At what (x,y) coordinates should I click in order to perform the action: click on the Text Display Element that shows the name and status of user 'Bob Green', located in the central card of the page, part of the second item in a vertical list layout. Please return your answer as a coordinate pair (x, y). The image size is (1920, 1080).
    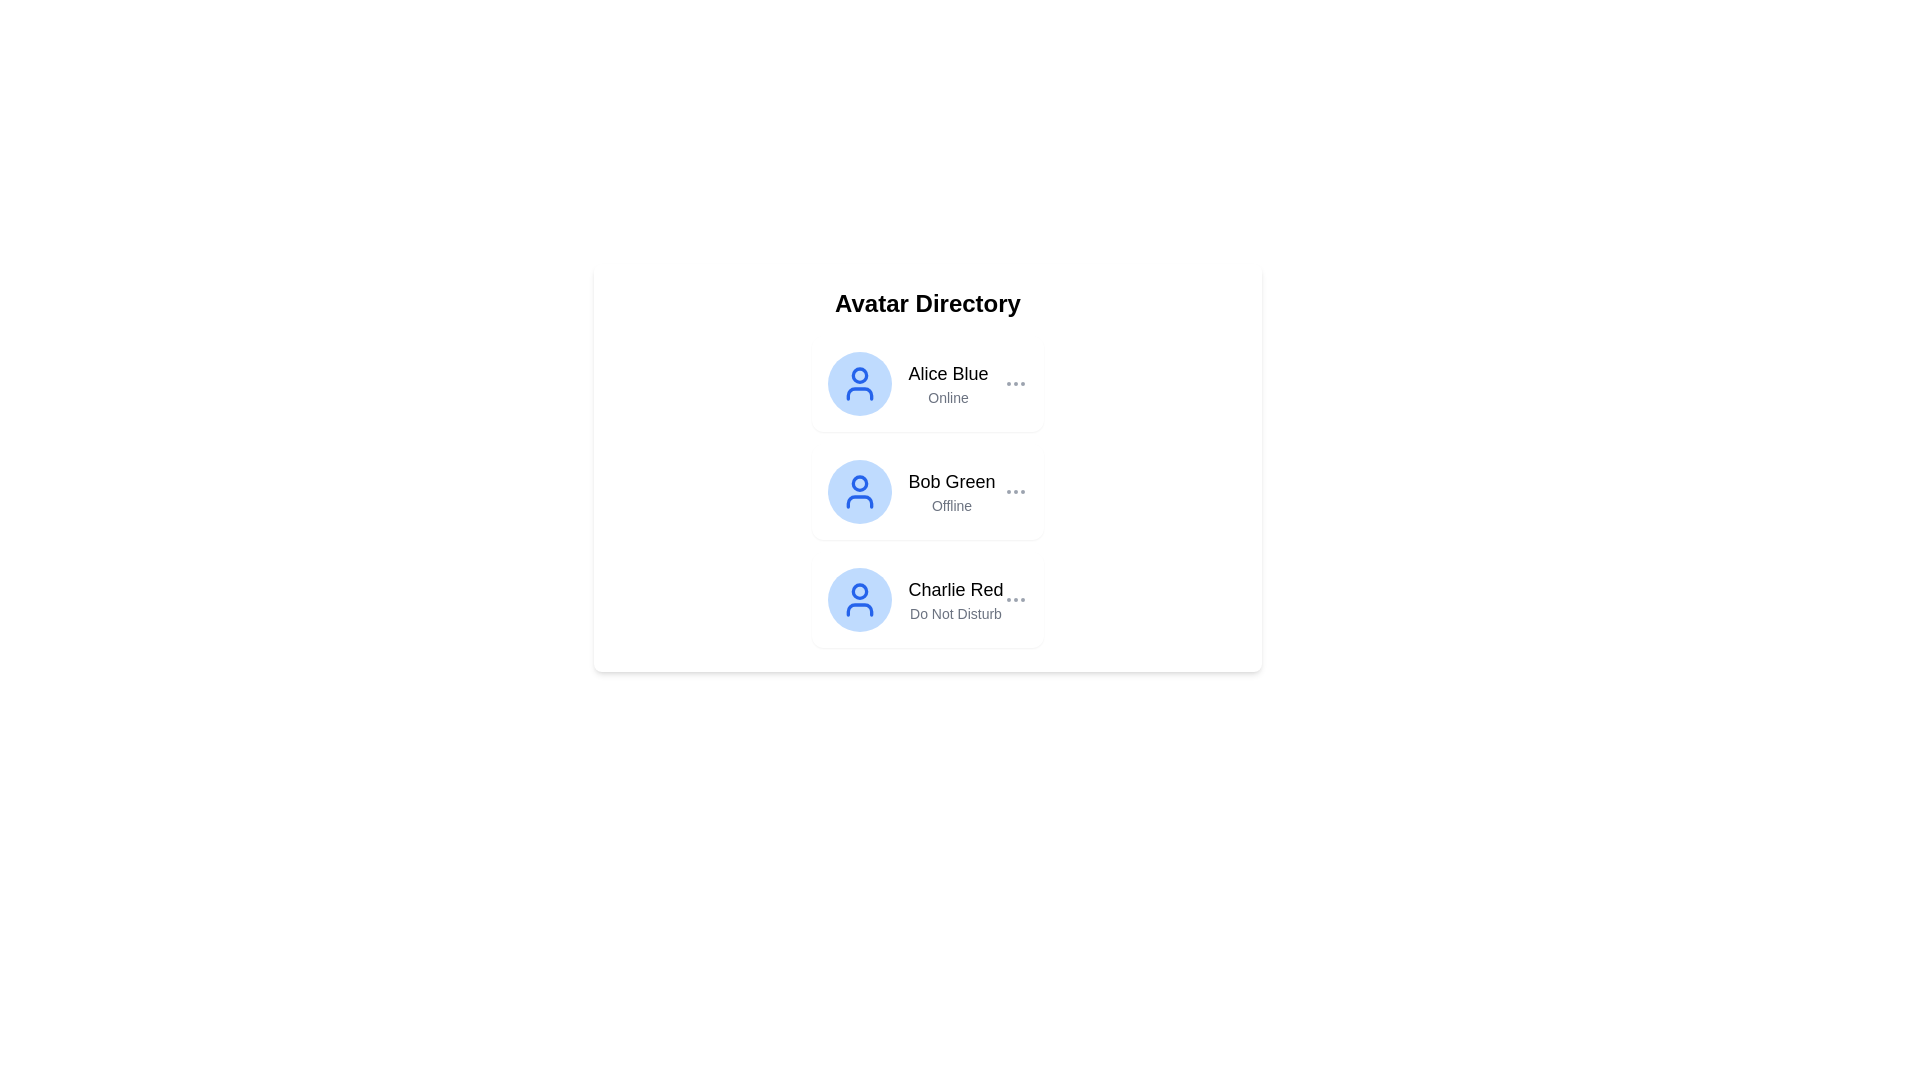
    Looking at the image, I should click on (950, 492).